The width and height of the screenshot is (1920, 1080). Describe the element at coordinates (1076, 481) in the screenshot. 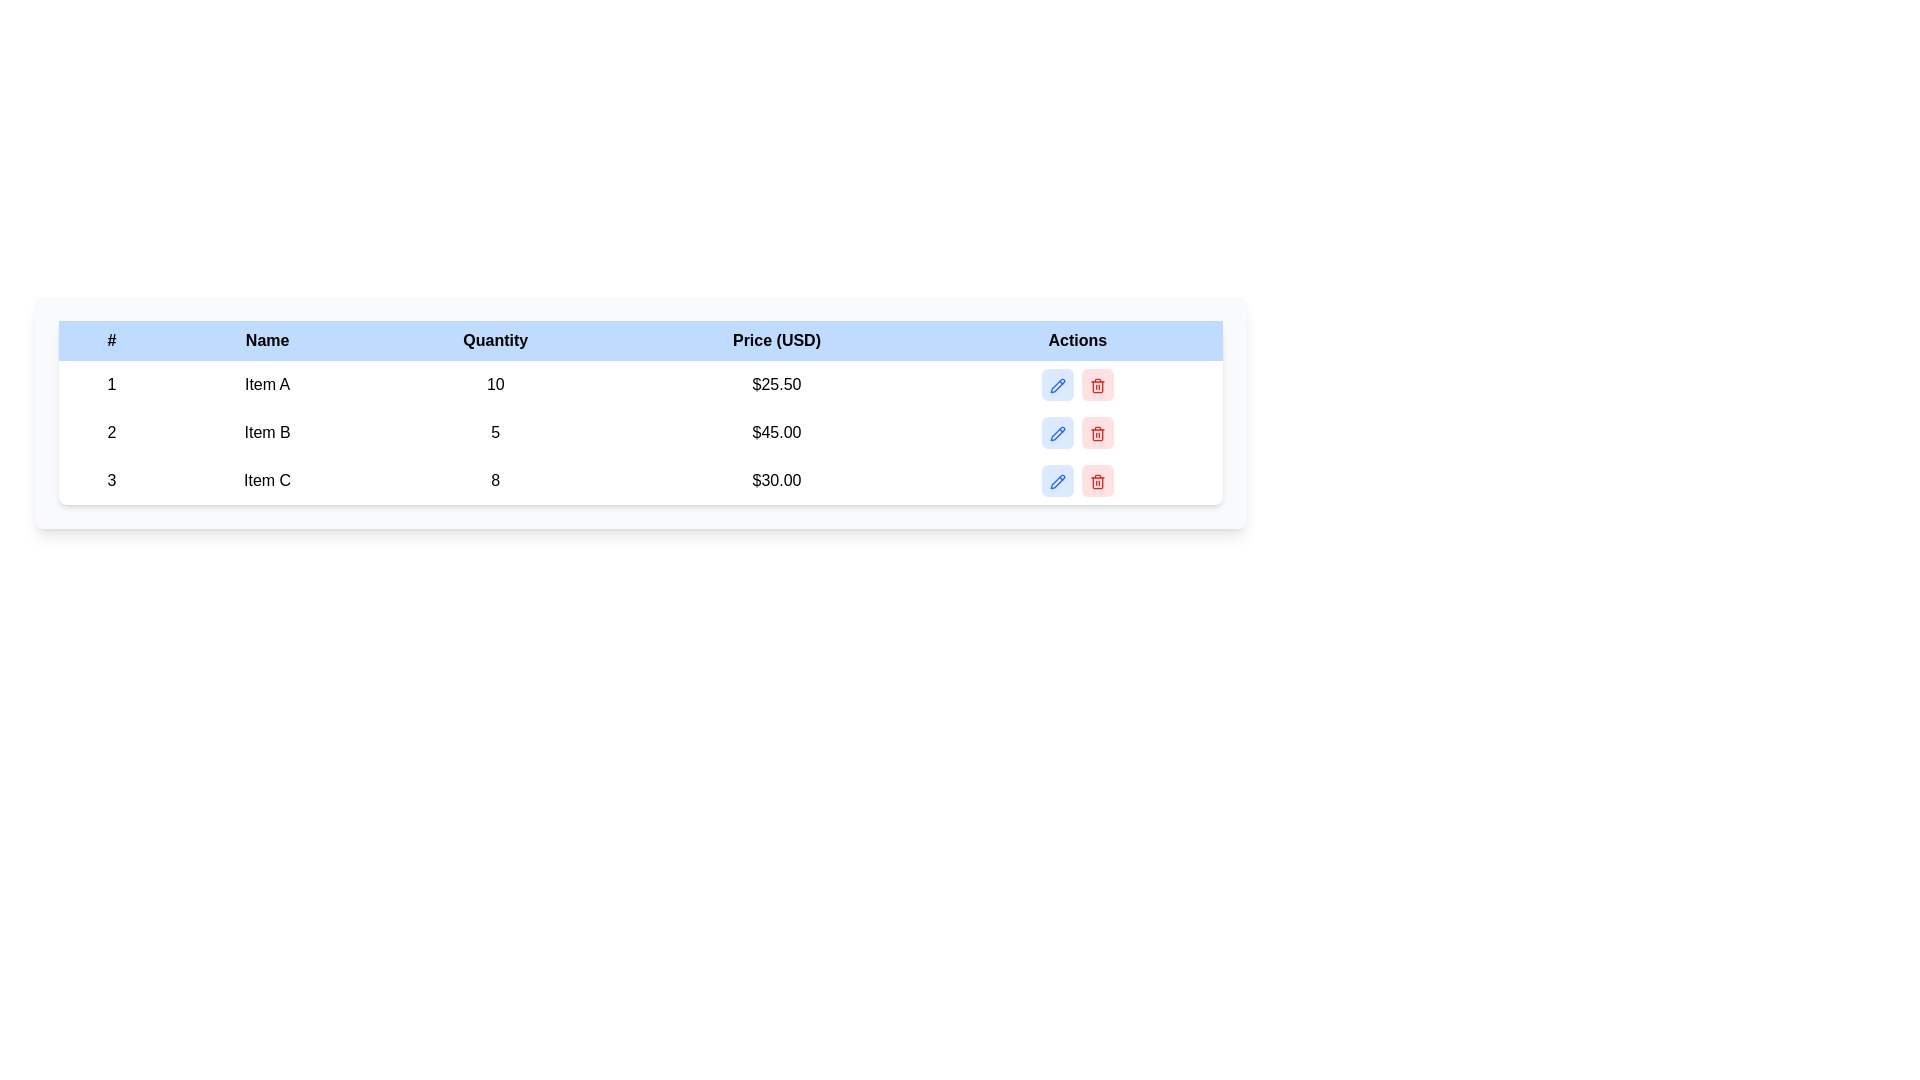

I see `the pencil icon in the 'Actions' section of the row labeled 'Item C'` at that location.